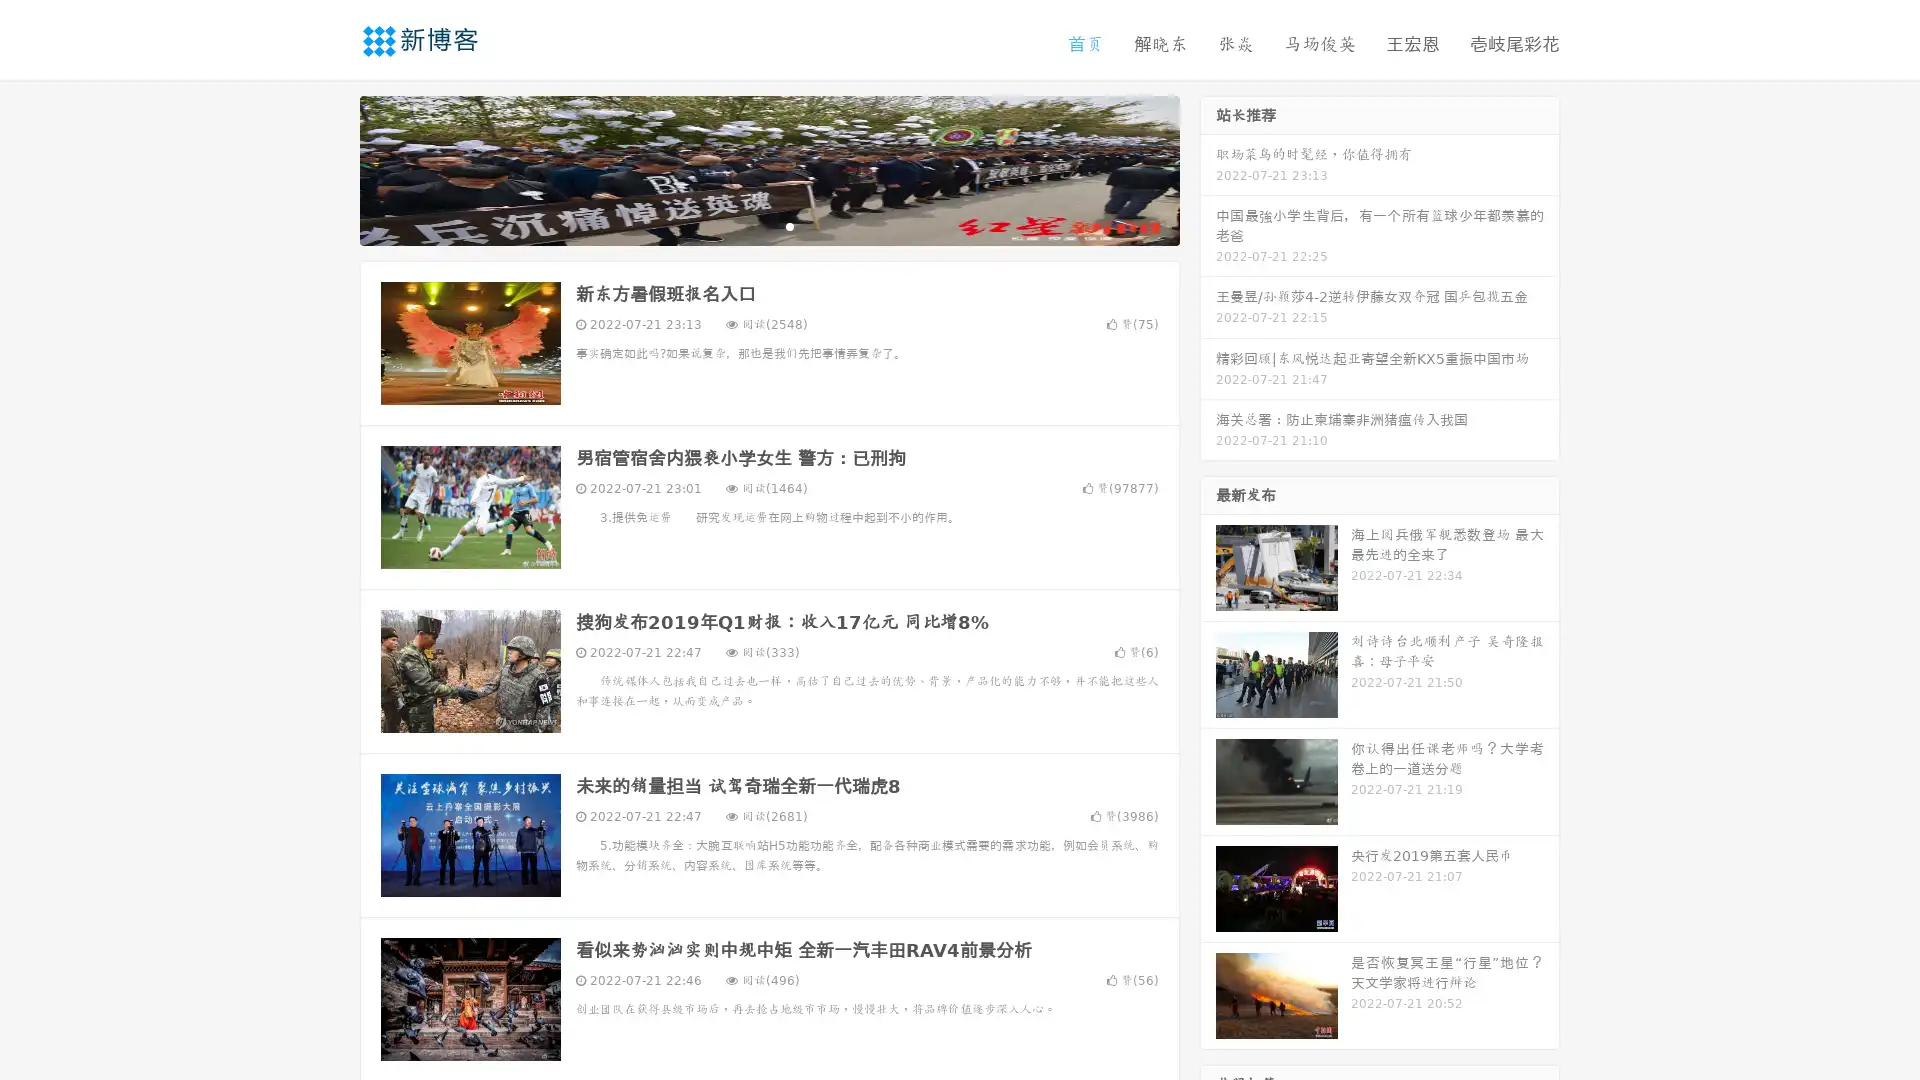 This screenshot has width=1920, height=1080. What do you see at coordinates (330, 168) in the screenshot?
I see `Previous slide` at bounding box center [330, 168].